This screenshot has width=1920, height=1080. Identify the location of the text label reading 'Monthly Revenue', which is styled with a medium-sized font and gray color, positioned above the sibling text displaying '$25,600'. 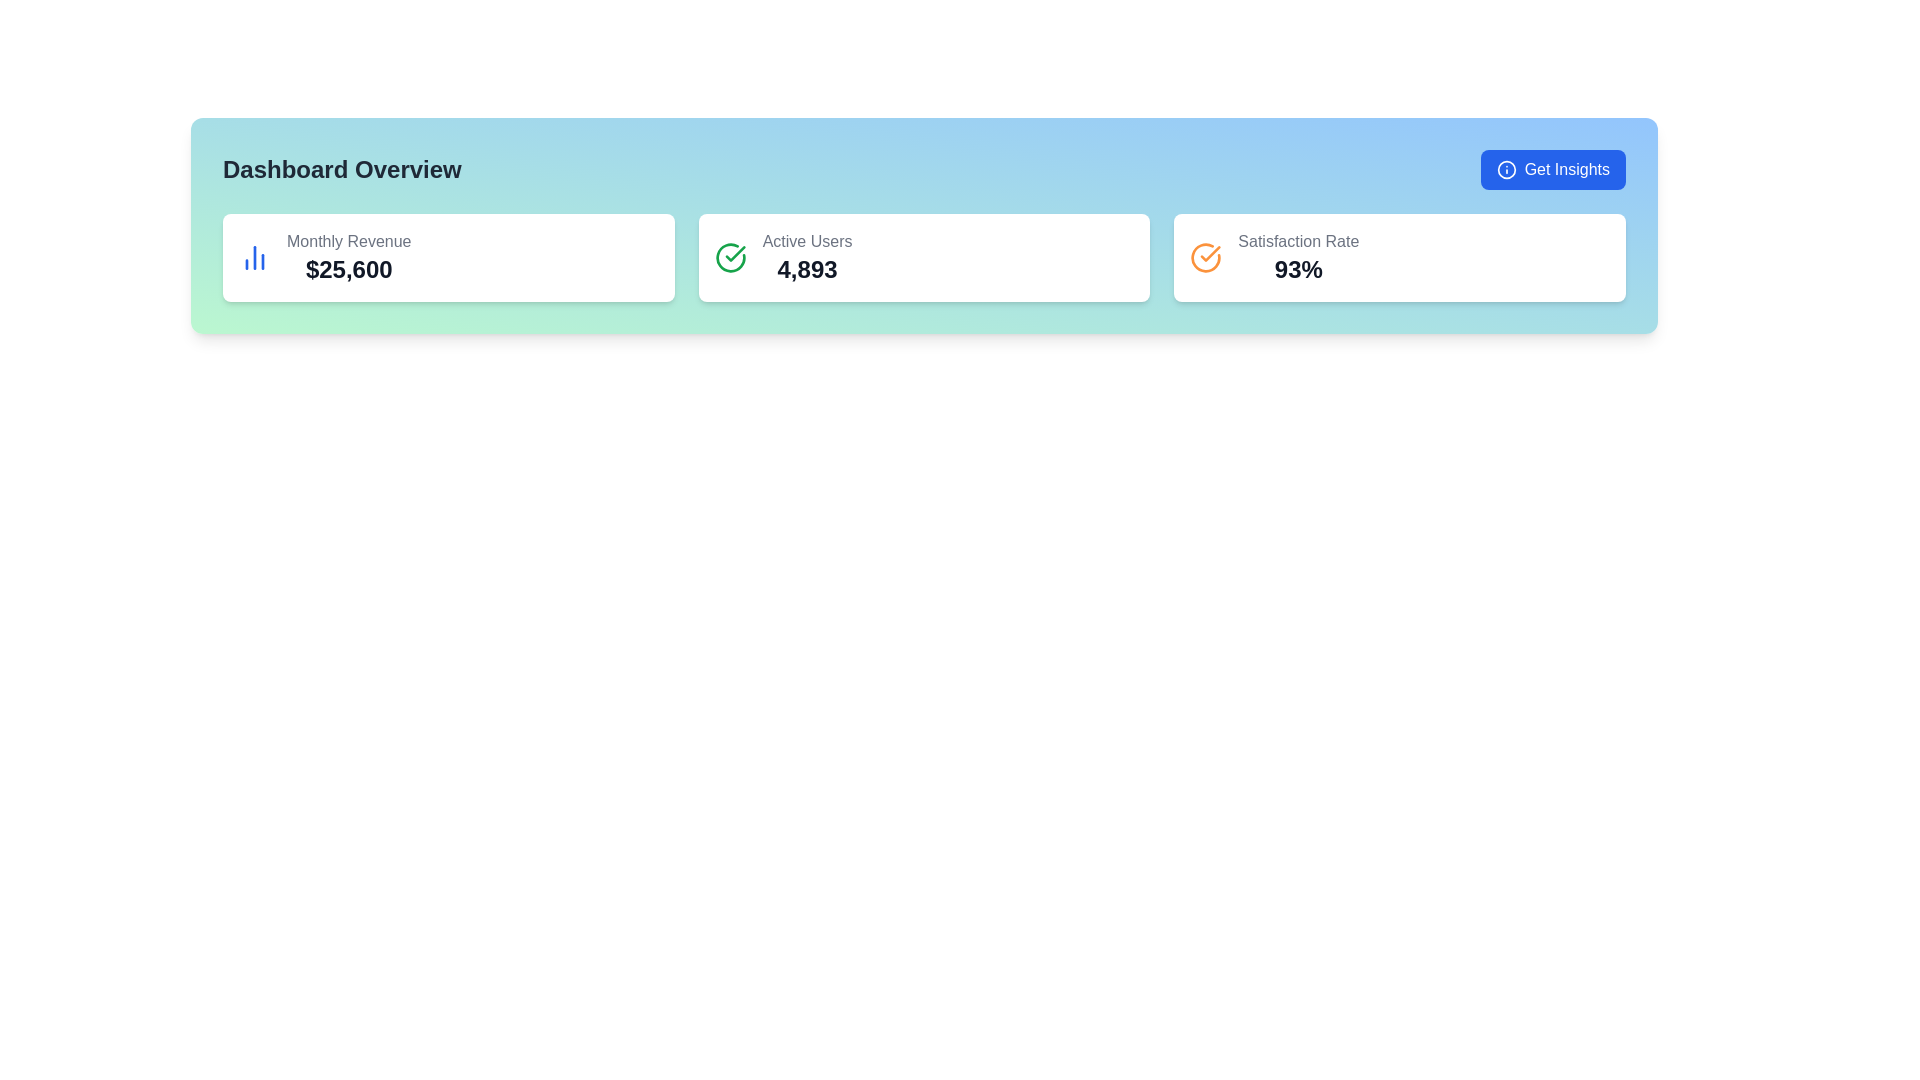
(349, 241).